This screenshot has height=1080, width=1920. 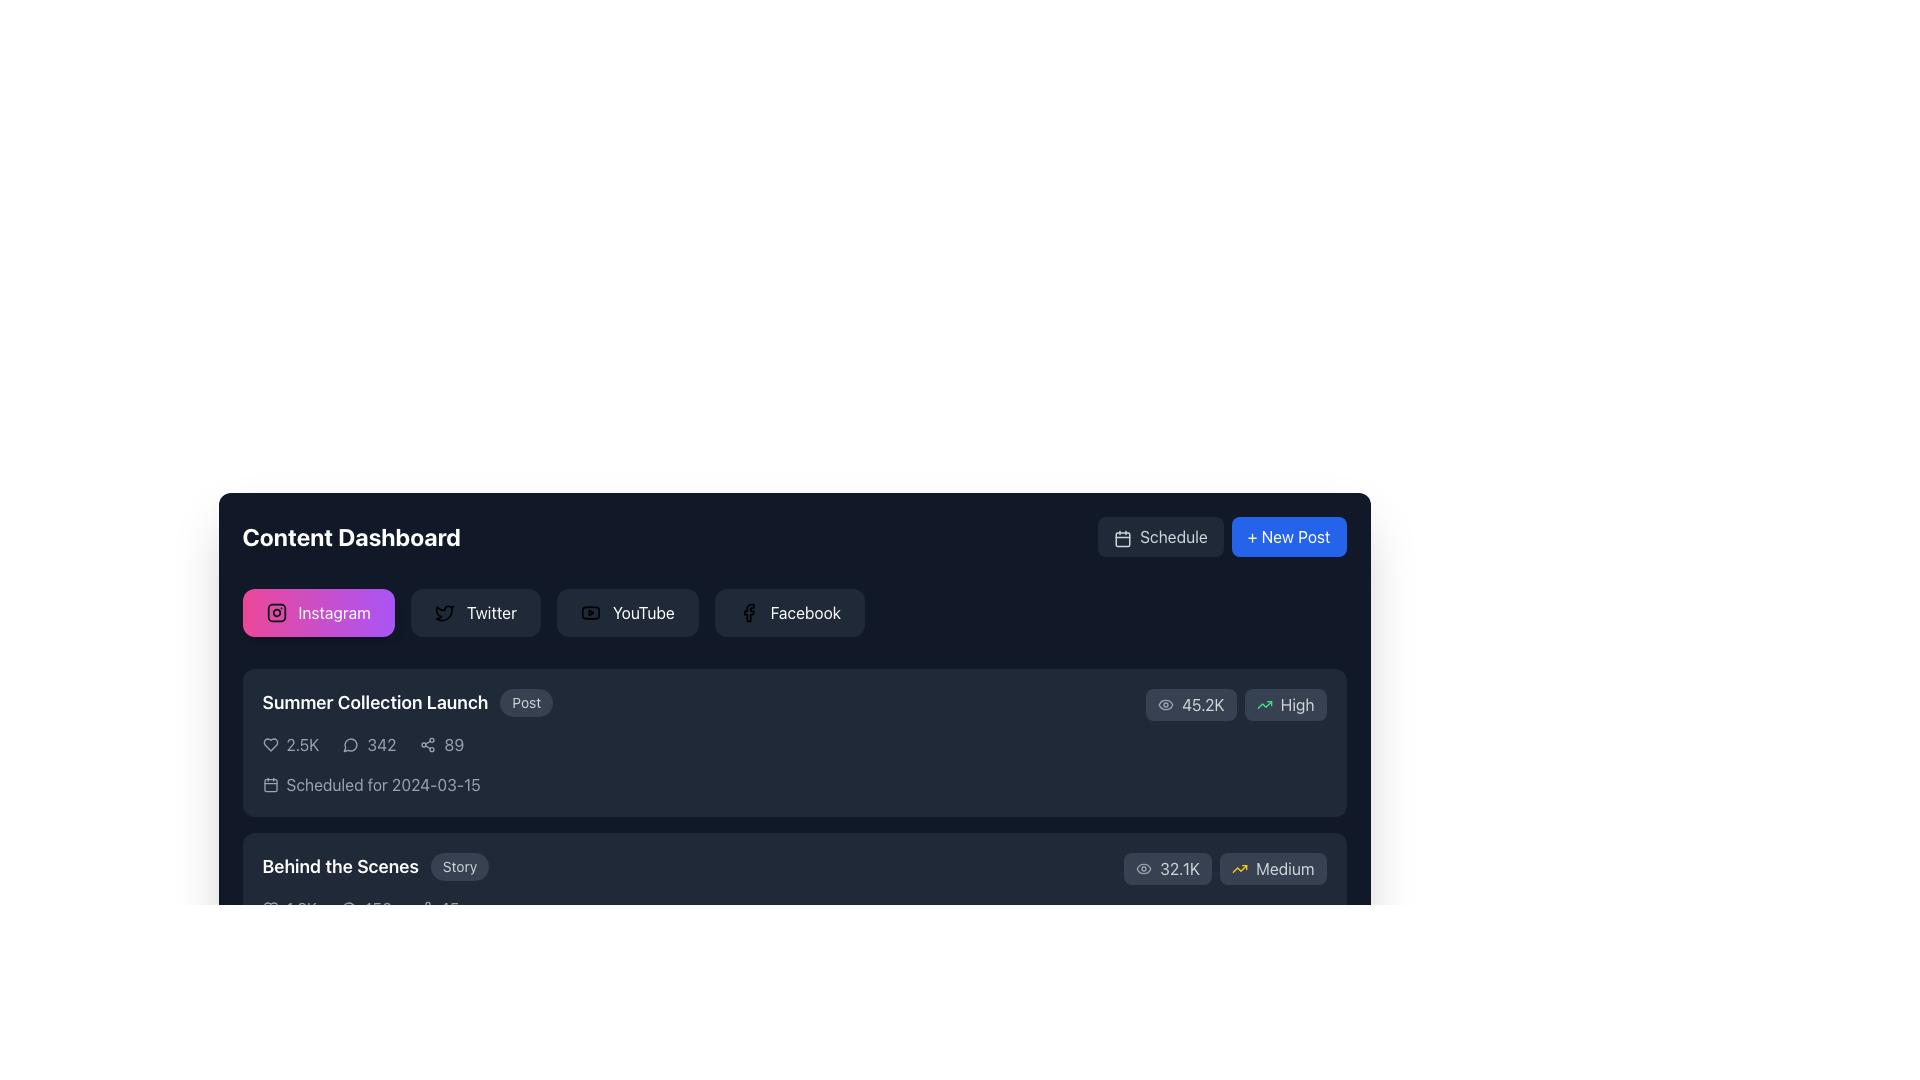 What do you see at coordinates (805, 612) in the screenshot?
I see `the button labeled with Facebook features, located to the right of the buttons for Instagram, Twitter, and YouTube` at bounding box center [805, 612].